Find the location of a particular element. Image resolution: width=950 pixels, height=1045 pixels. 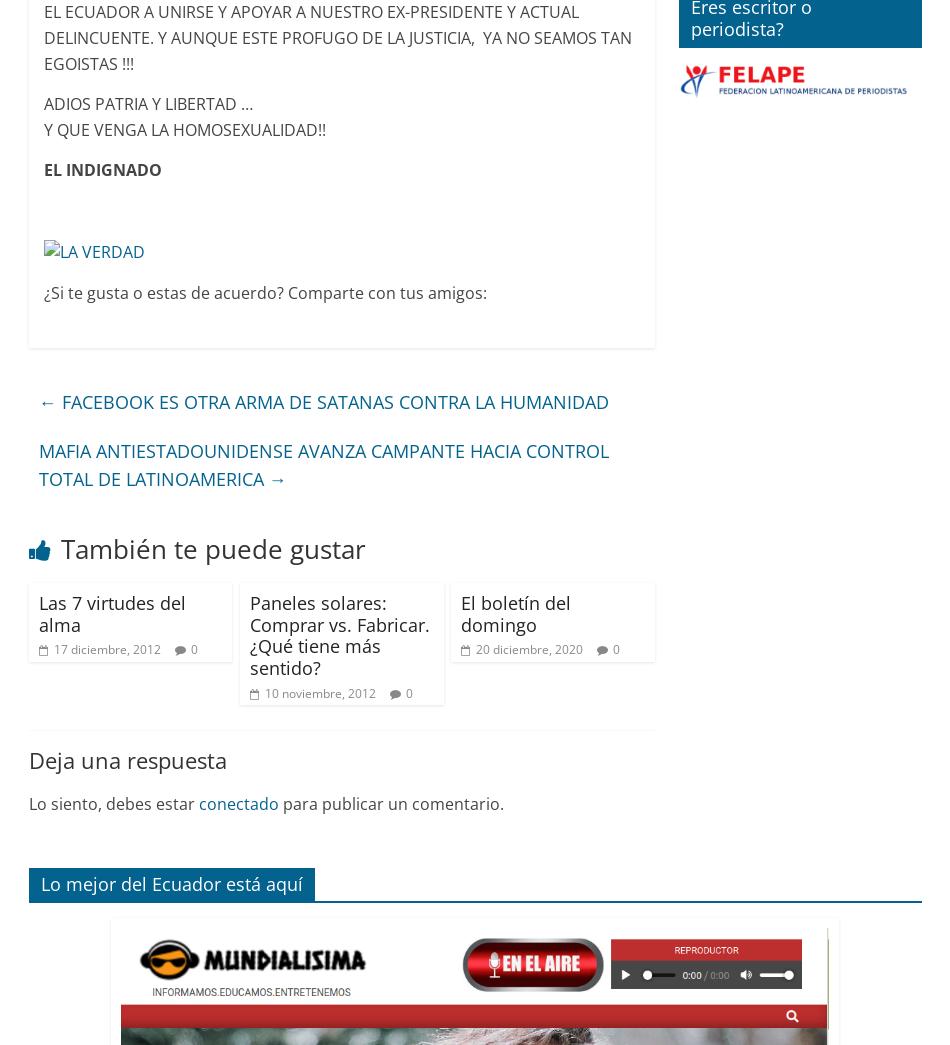

'Las 7 virtudes del alma' is located at coordinates (111, 612).